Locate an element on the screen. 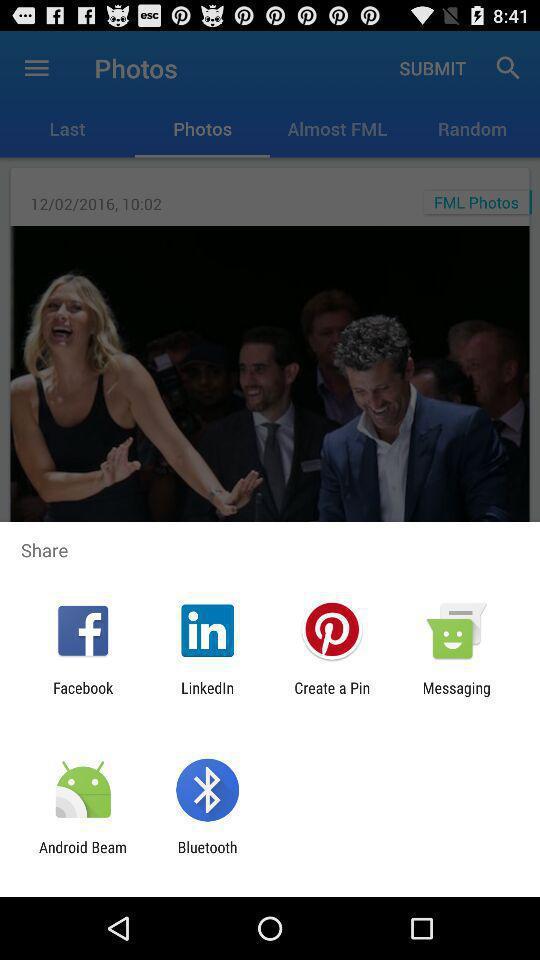 This screenshot has height=960, width=540. item to the right of the android beam item is located at coordinates (206, 855).